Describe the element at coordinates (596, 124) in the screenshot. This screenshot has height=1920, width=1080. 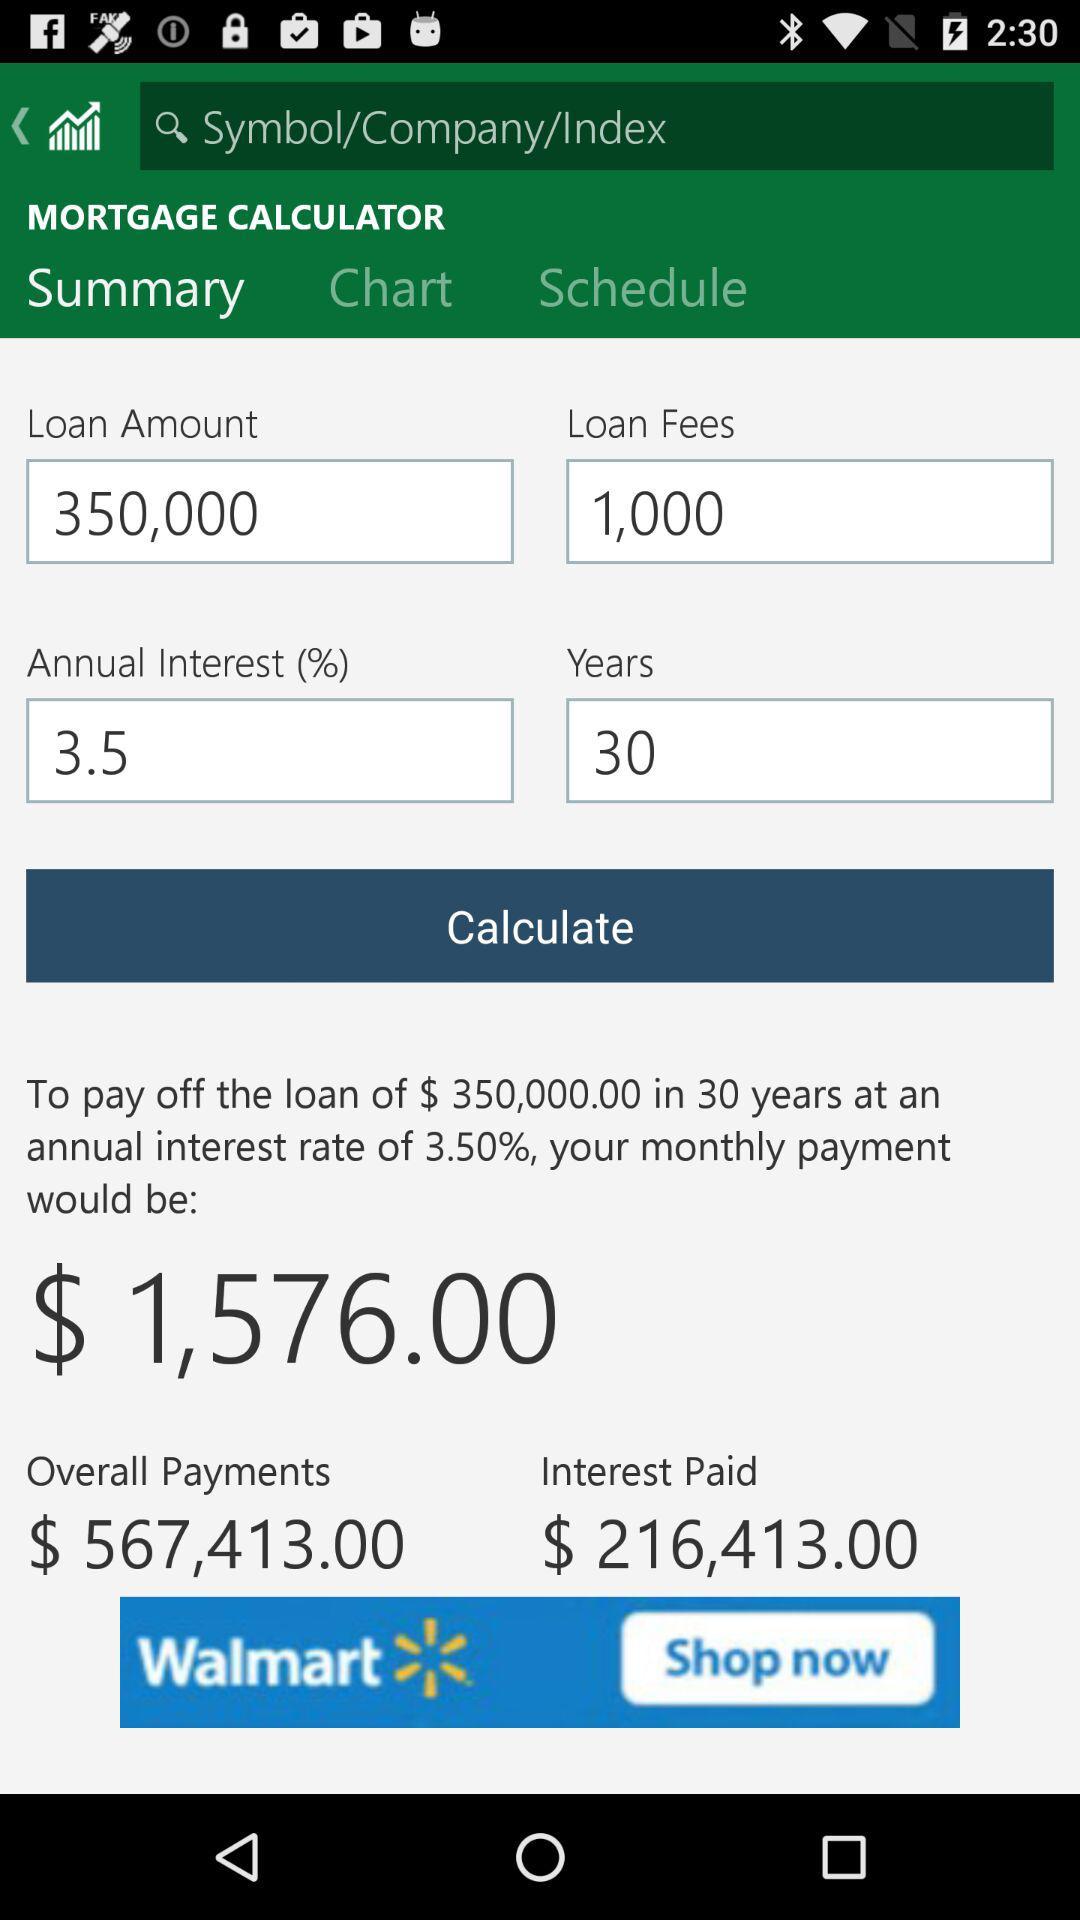
I see `item above mortgage calculator` at that location.